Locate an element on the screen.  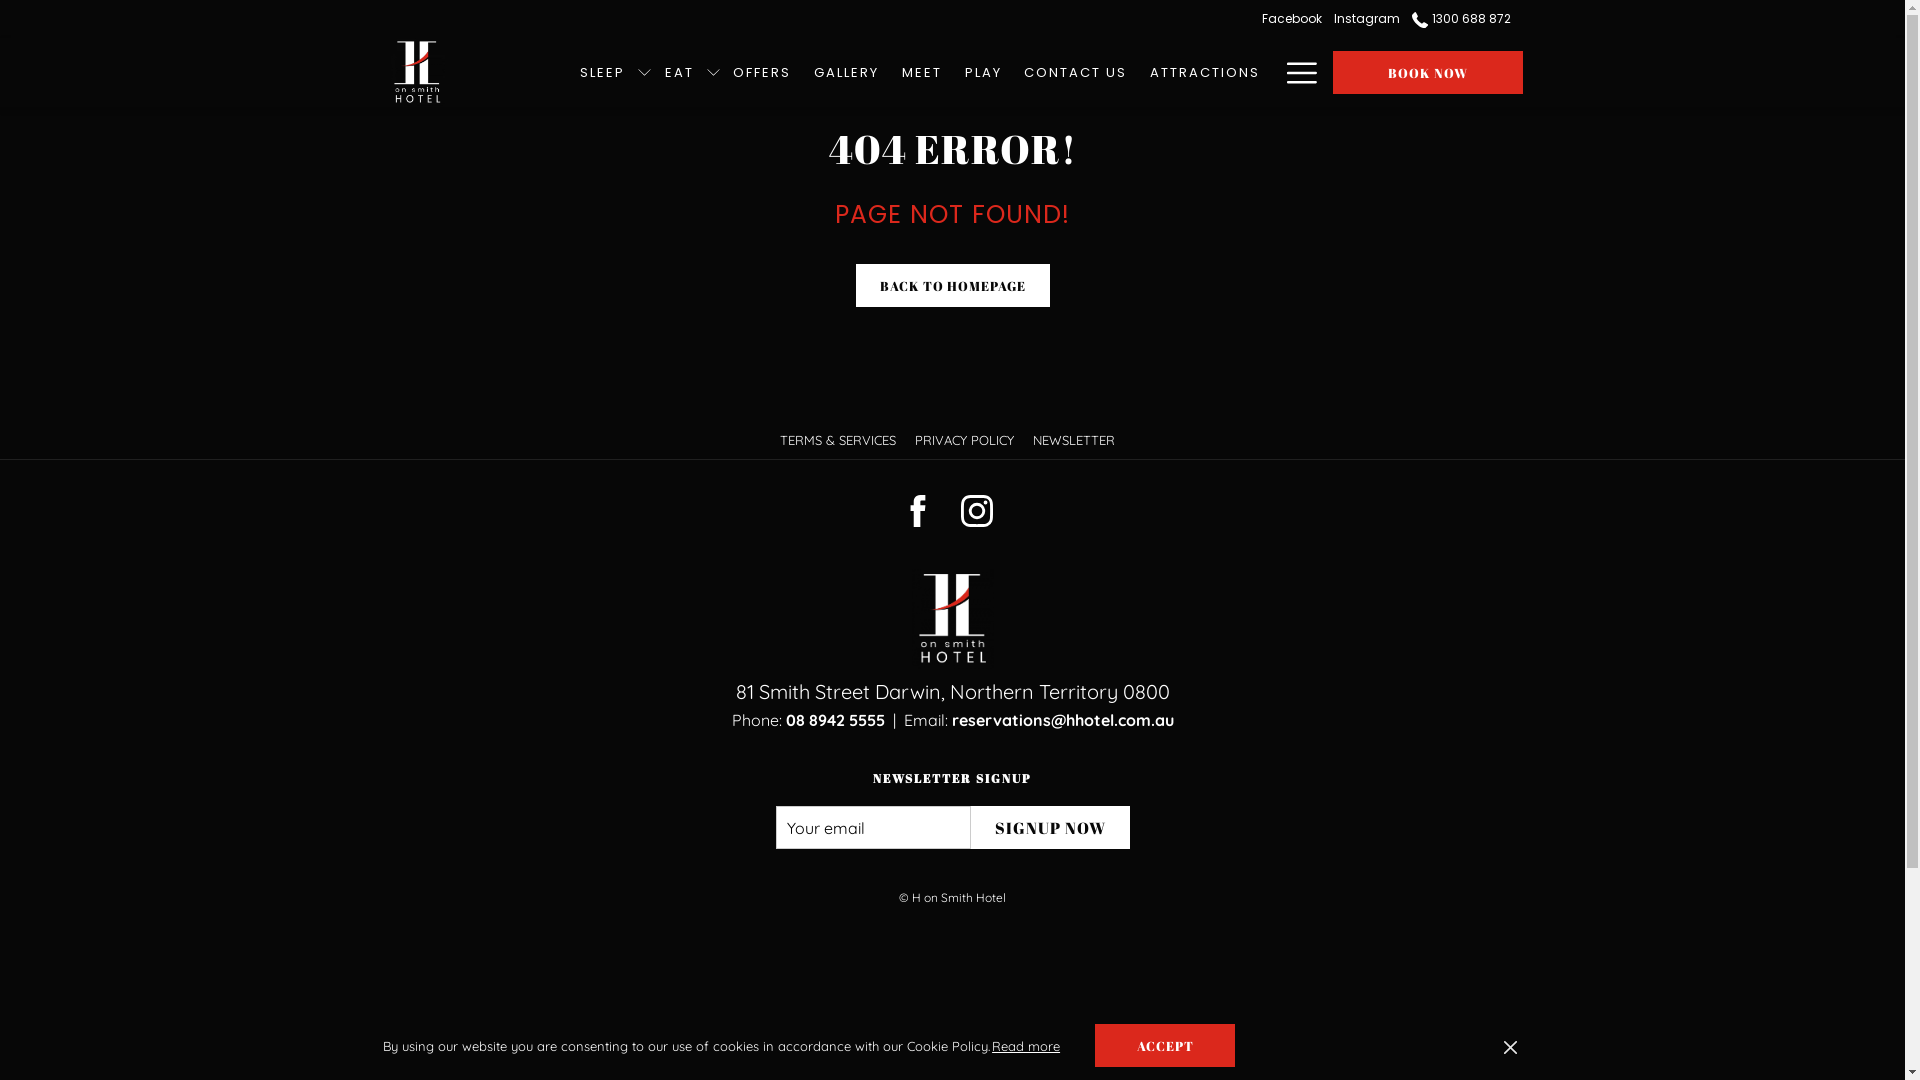
'BOOK NOW' is located at coordinates (1425, 71).